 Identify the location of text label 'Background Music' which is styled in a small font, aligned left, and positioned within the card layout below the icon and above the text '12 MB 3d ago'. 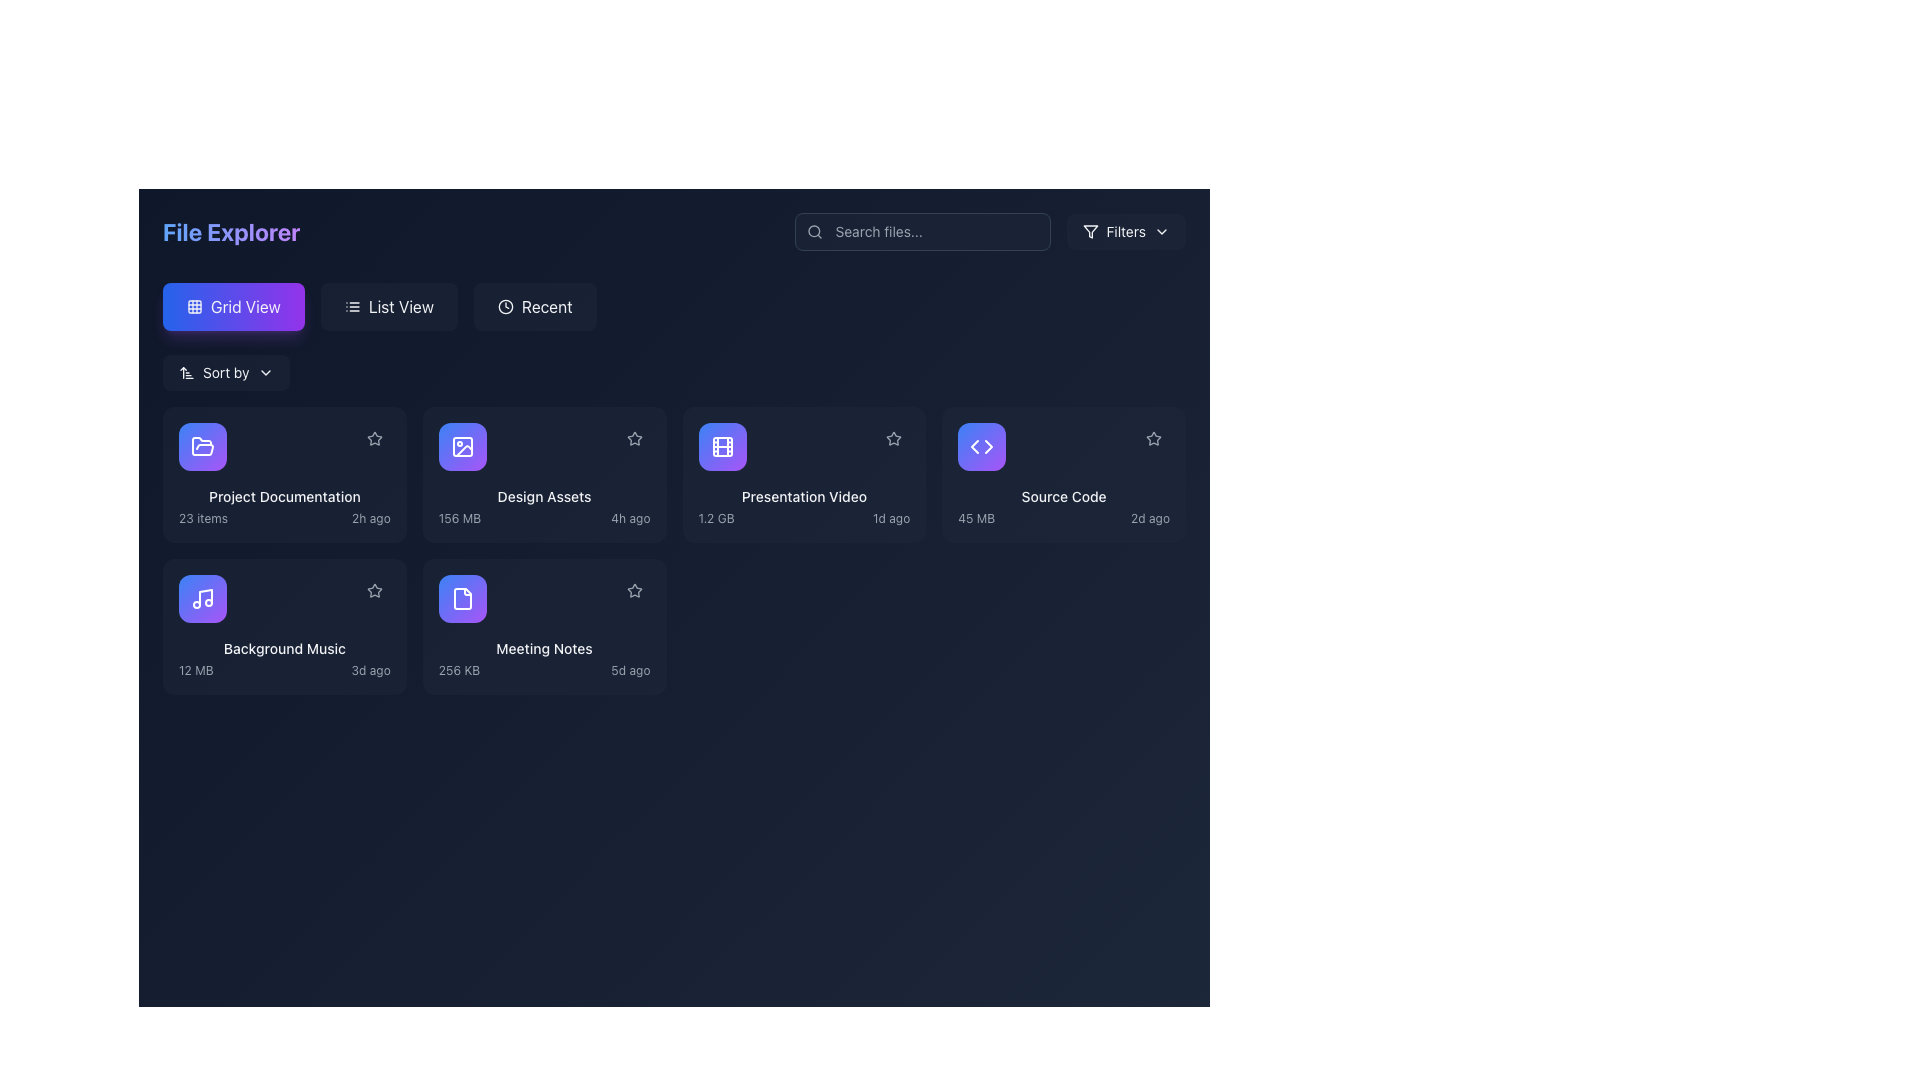
(283, 648).